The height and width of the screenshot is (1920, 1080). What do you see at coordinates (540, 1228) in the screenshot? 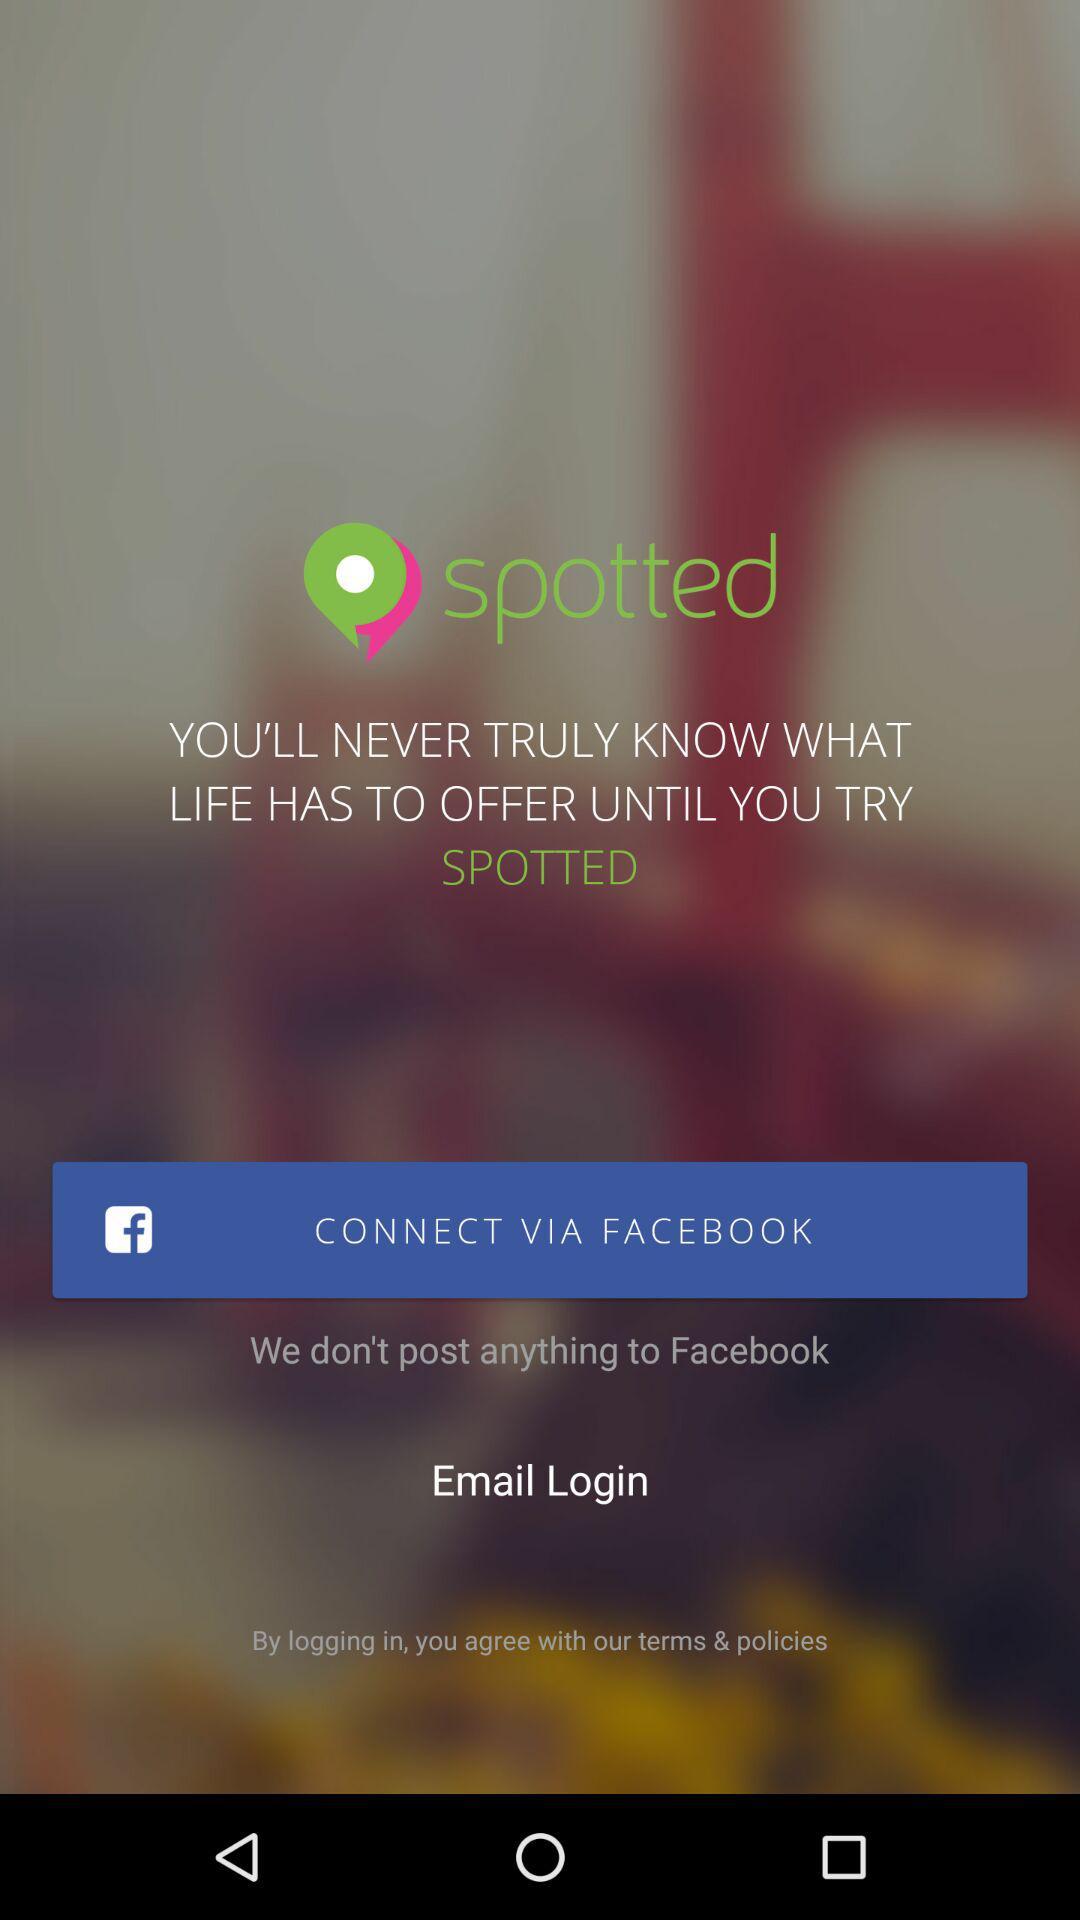
I see `item above we don t icon` at bounding box center [540, 1228].